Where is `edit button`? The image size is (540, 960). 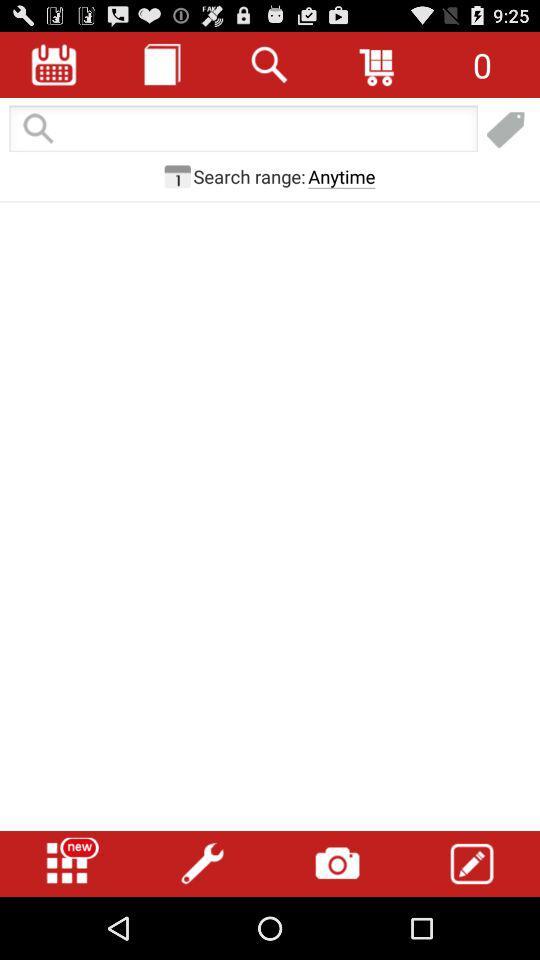 edit button is located at coordinates (472, 863).